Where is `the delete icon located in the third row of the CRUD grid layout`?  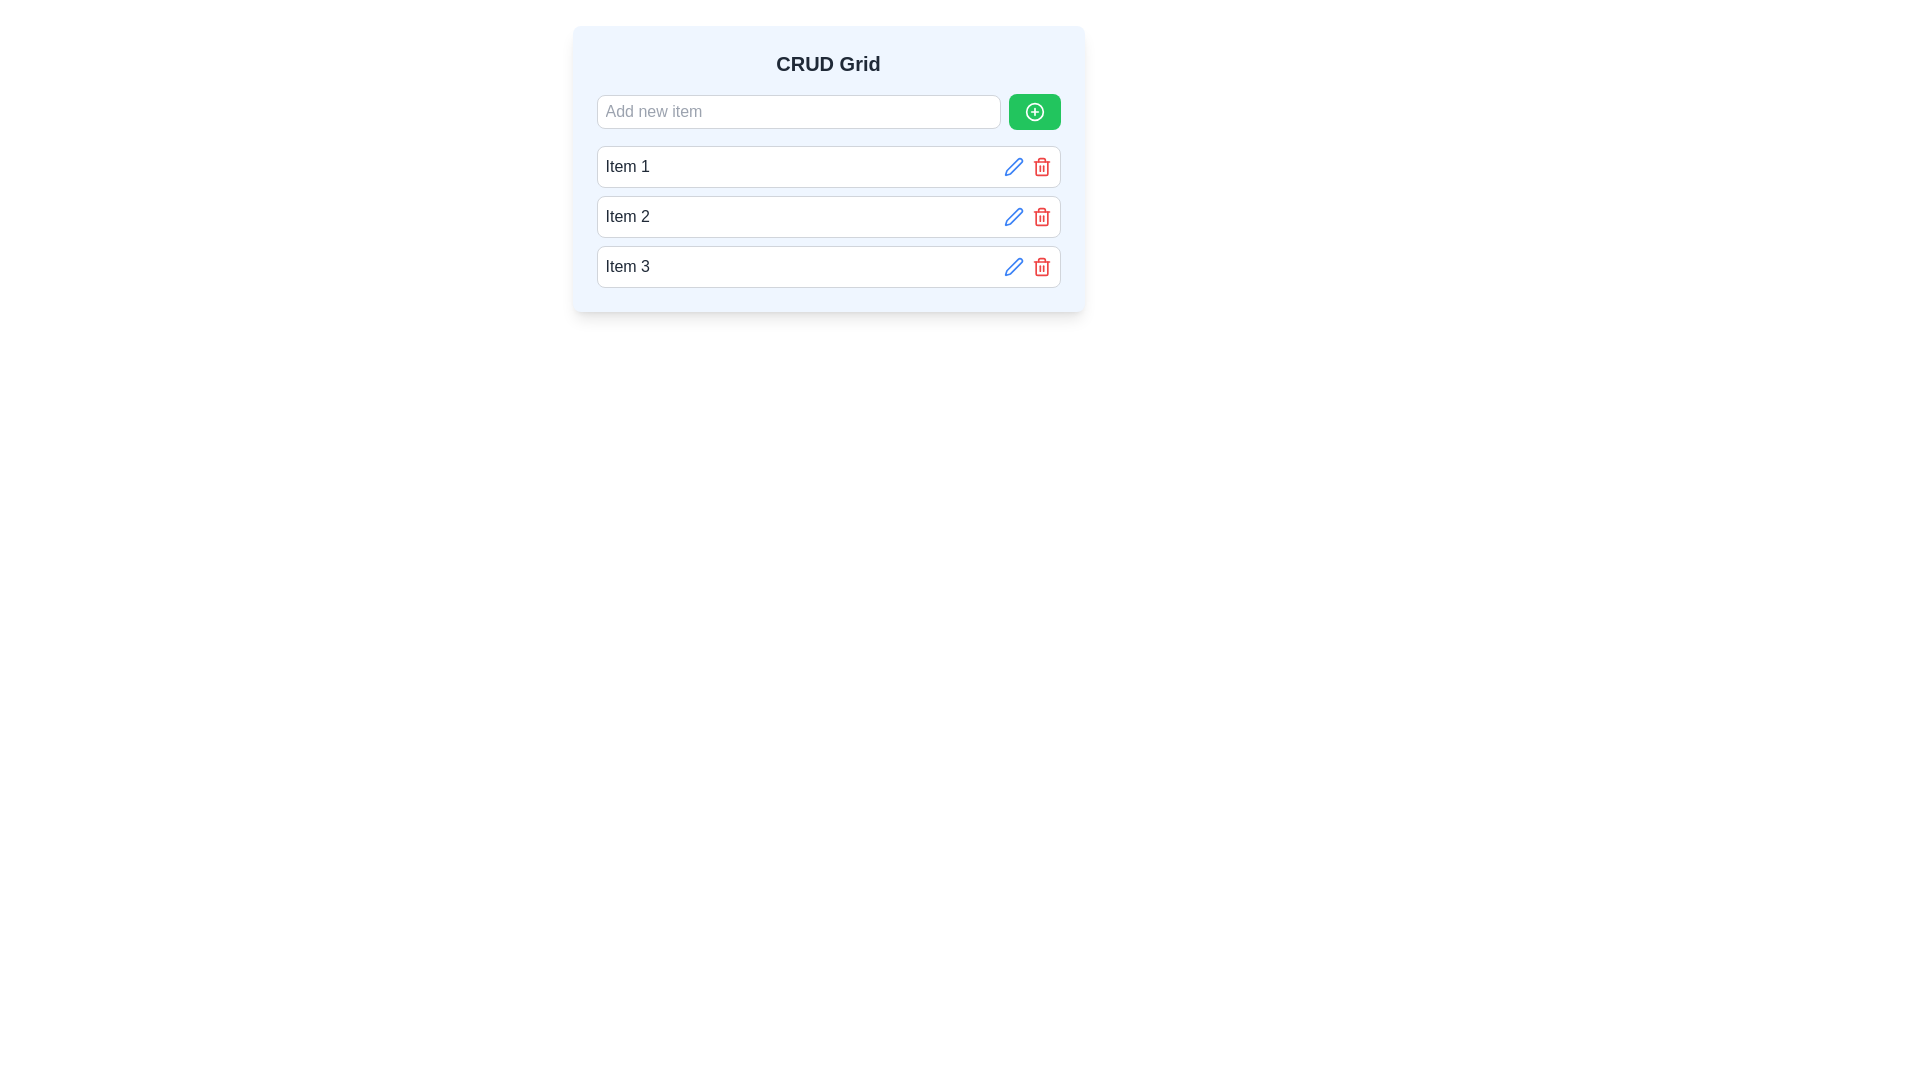
the delete icon located in the third row of the CRUD grid layout is located at coordinates (1040, 165).